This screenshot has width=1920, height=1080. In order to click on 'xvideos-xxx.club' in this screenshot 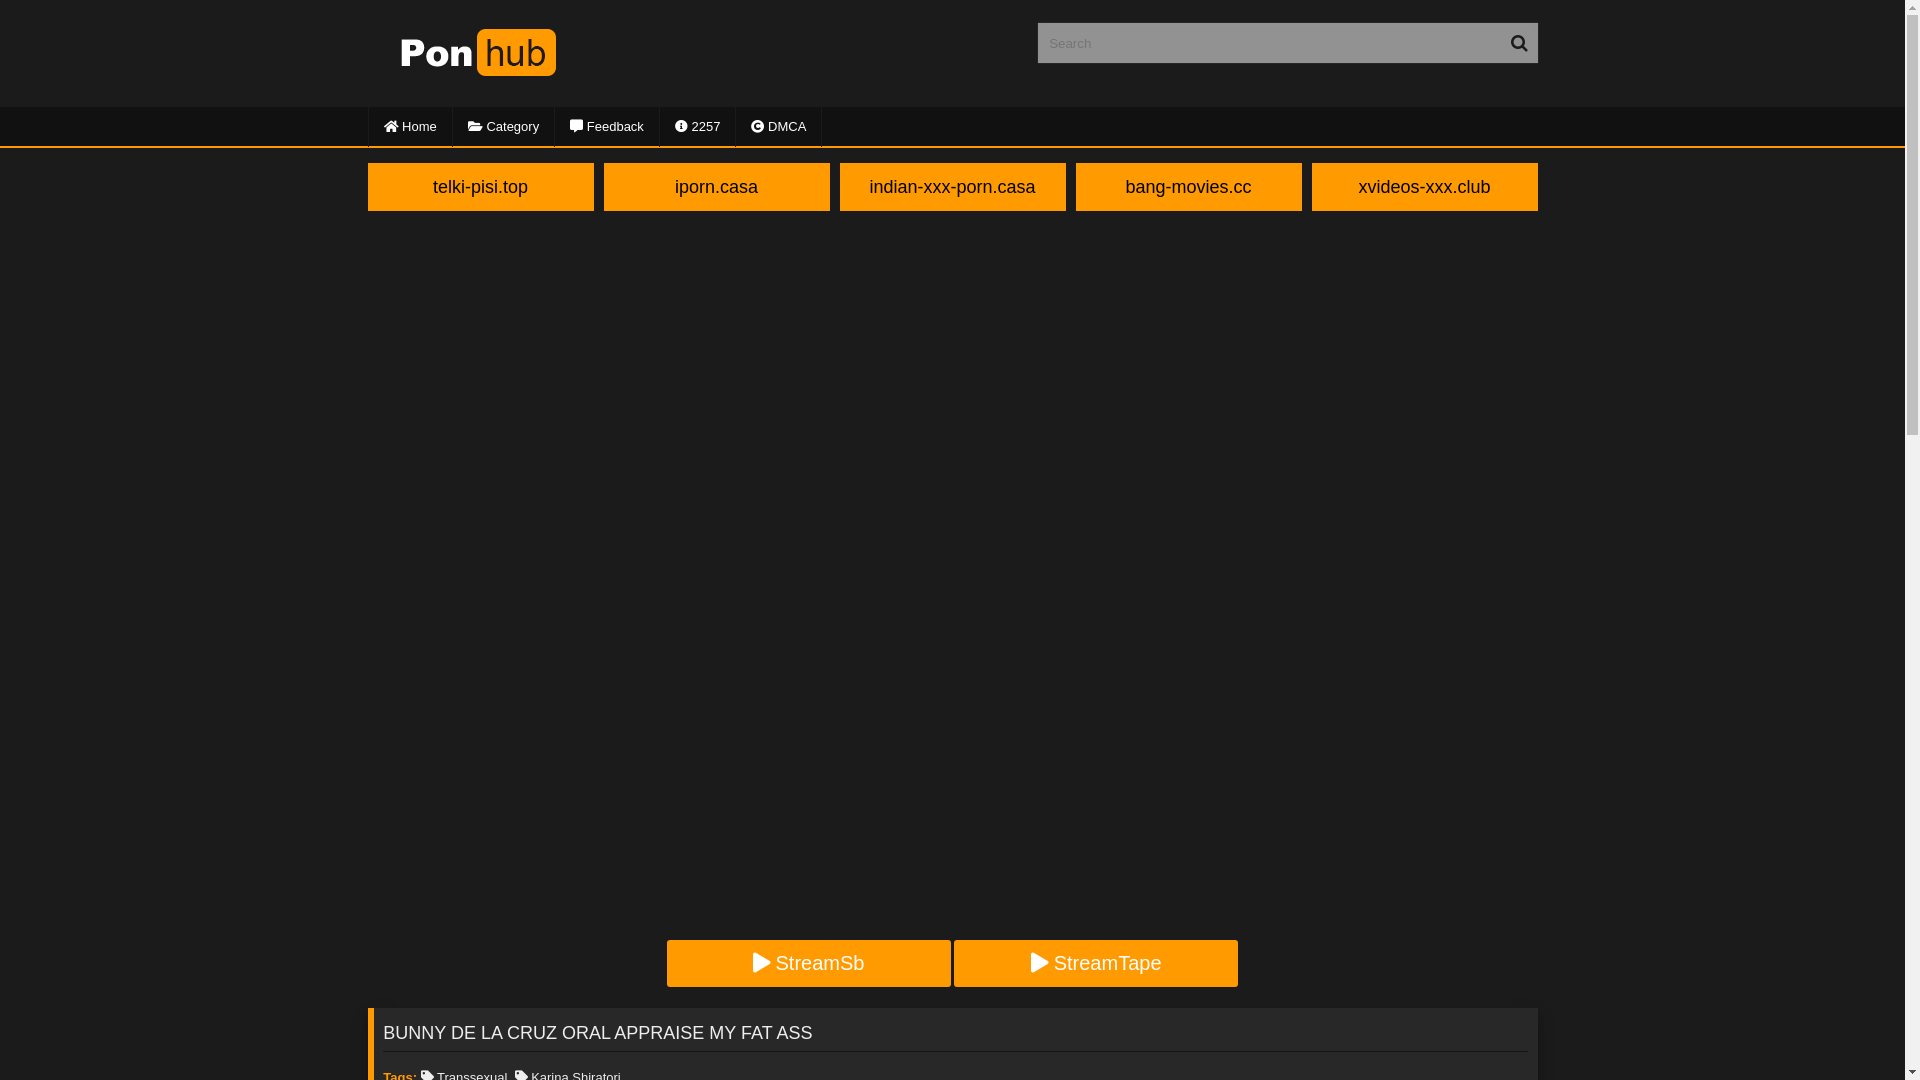, I will do `click(1424, 186)`.